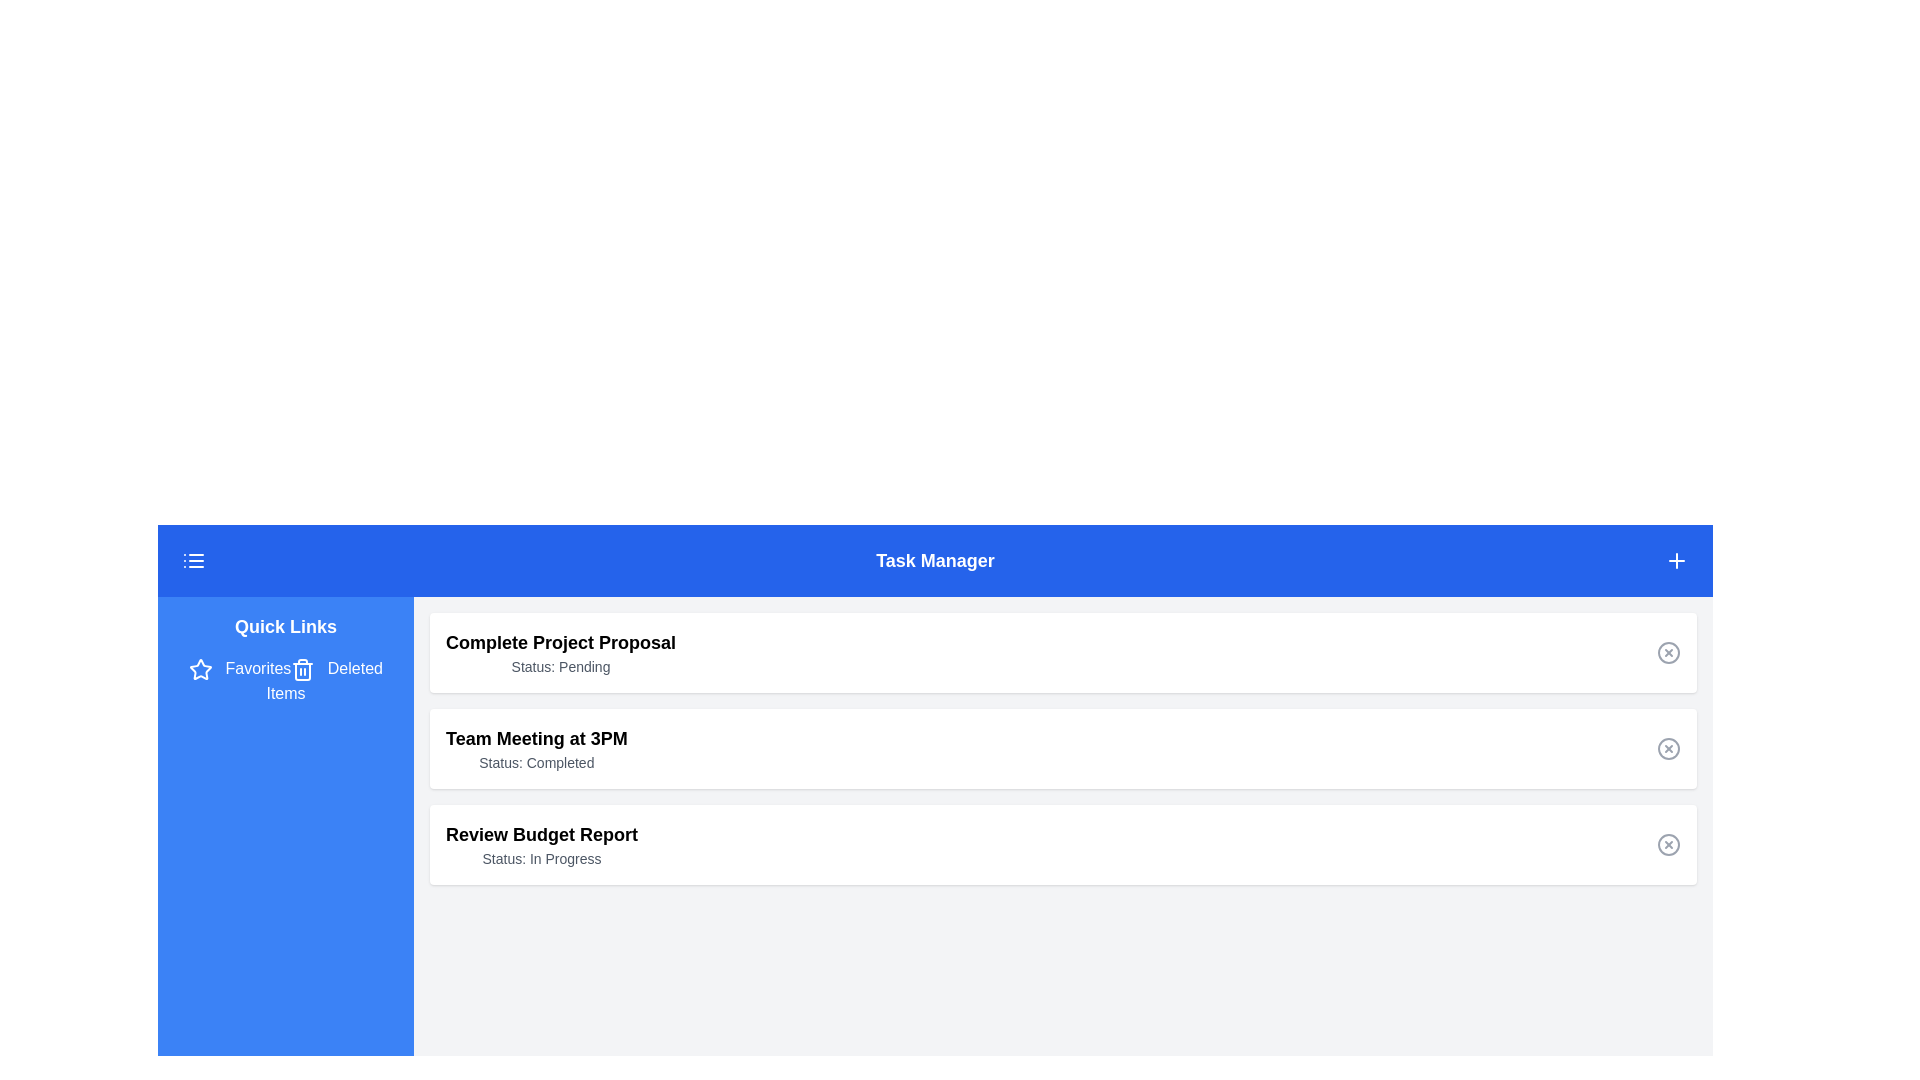  Describe the element at coordinates (302, 669) in the screenshot. I see `the 'Deleted Items' icon located in the 'Quick Links' section of the blue navigation panel` at that location.